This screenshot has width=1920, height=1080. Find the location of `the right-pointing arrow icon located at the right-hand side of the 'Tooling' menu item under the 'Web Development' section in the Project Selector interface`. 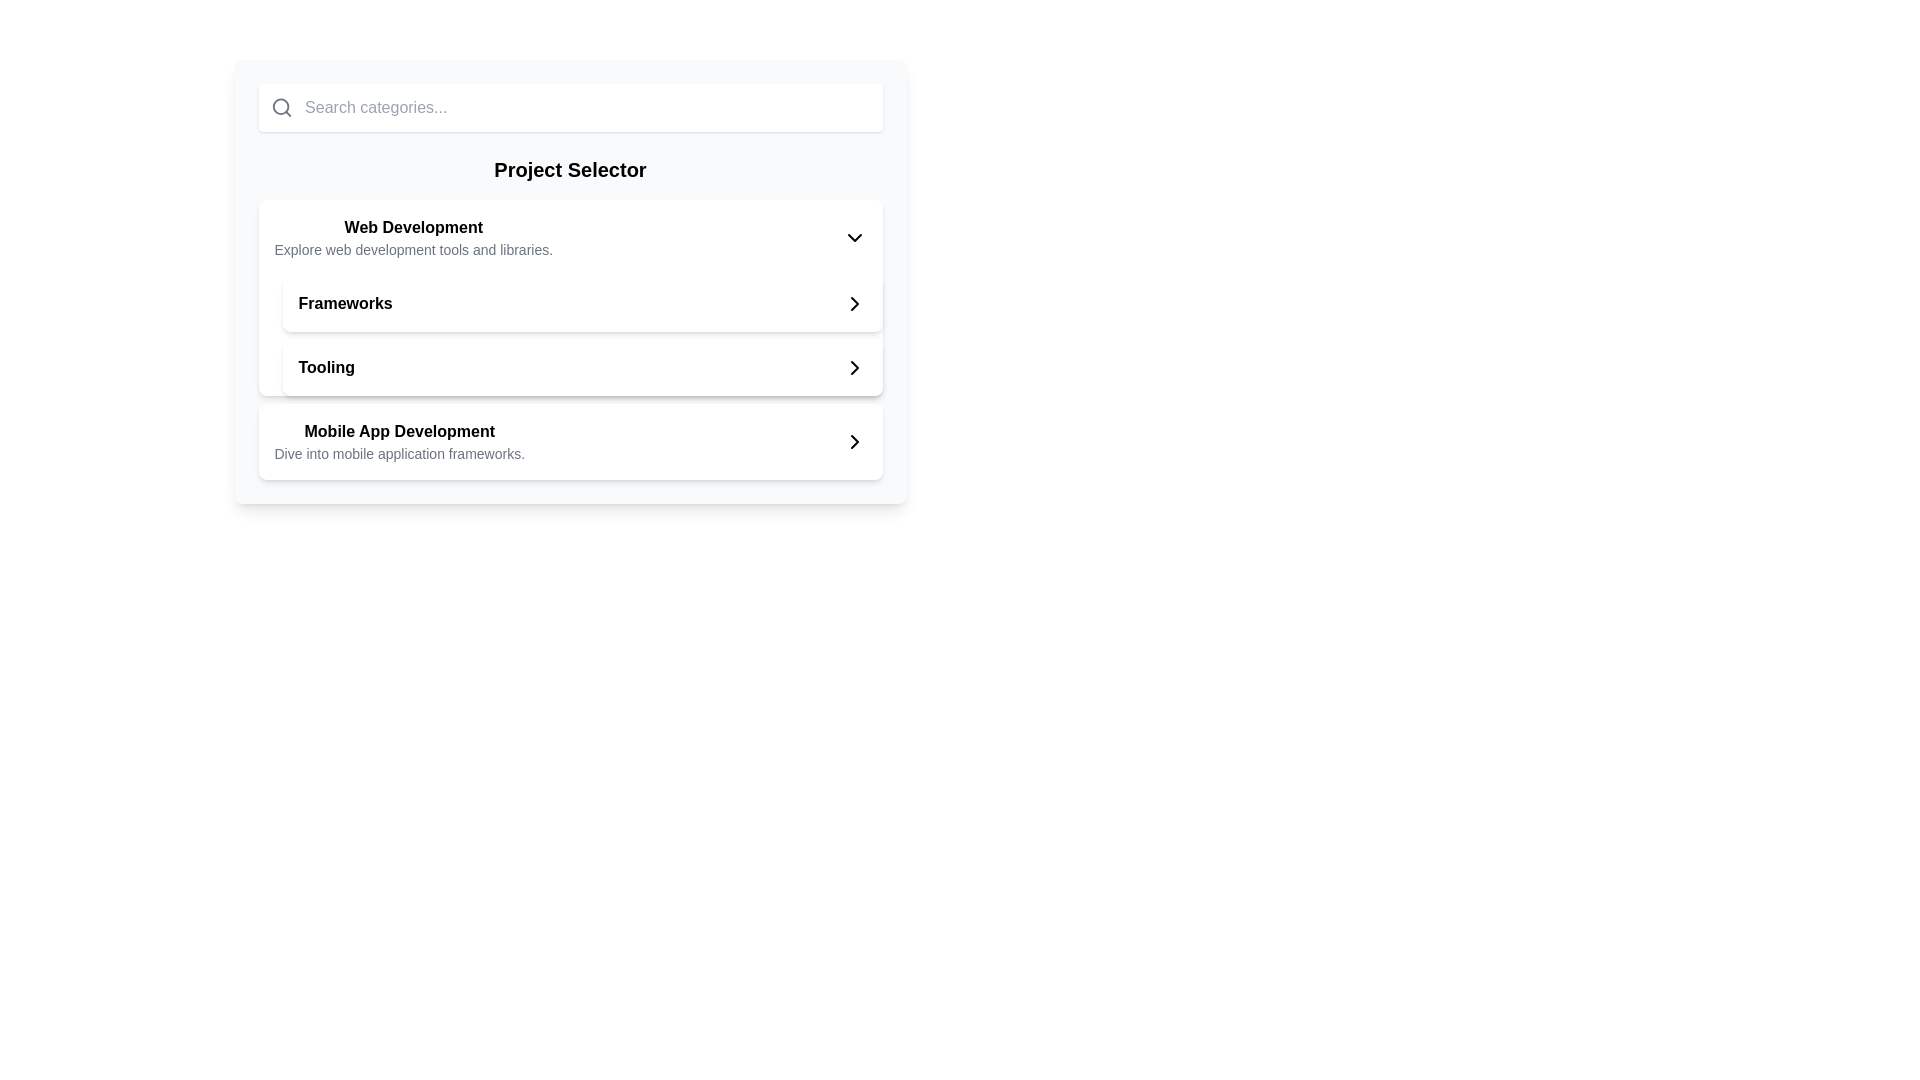

the right-pointing arrow icon located at the right-hand side of the 'Tooling' menu item under the 'Web Development' section in the Project Selector interface is located at coordinates (854, 367).